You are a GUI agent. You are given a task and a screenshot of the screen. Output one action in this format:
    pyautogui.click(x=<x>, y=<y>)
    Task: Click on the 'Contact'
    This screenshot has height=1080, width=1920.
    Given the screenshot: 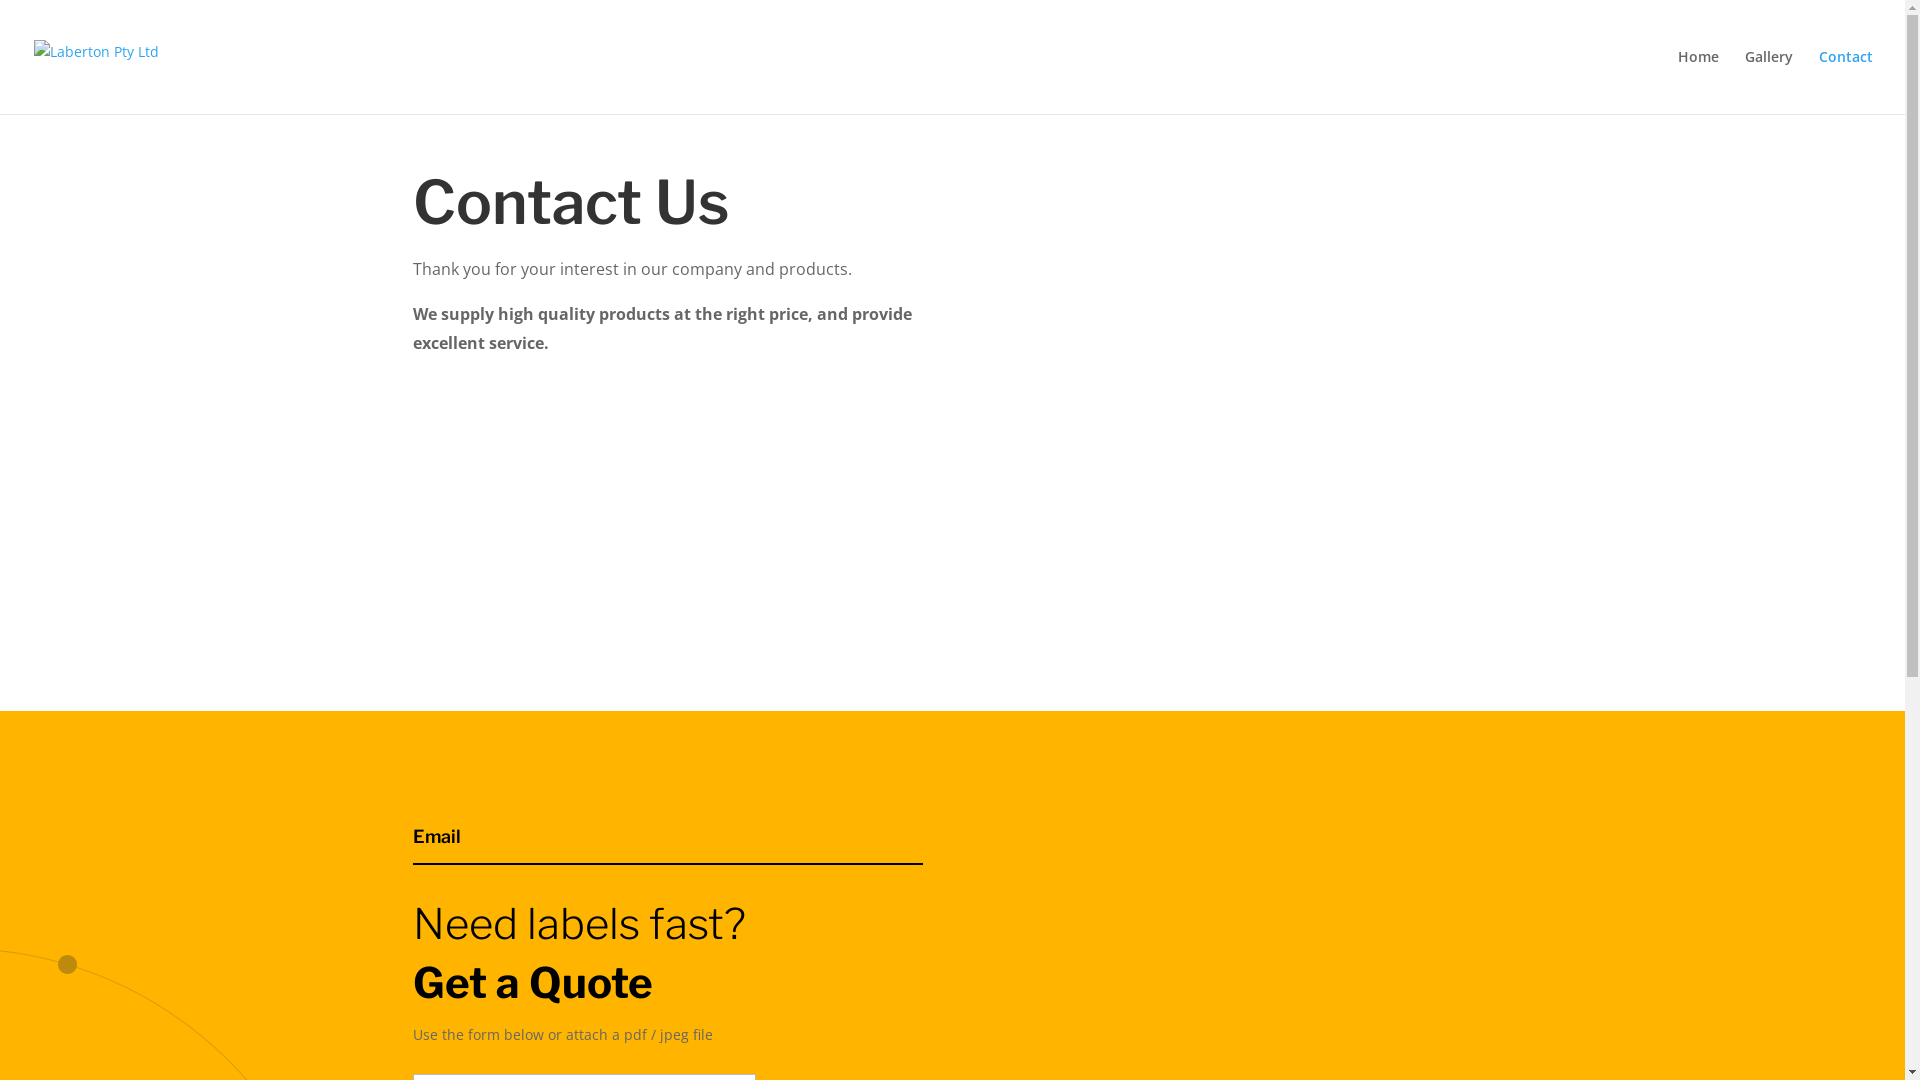 What is the action you would take?
    pyautogui.click(x=1845, y=80)
    